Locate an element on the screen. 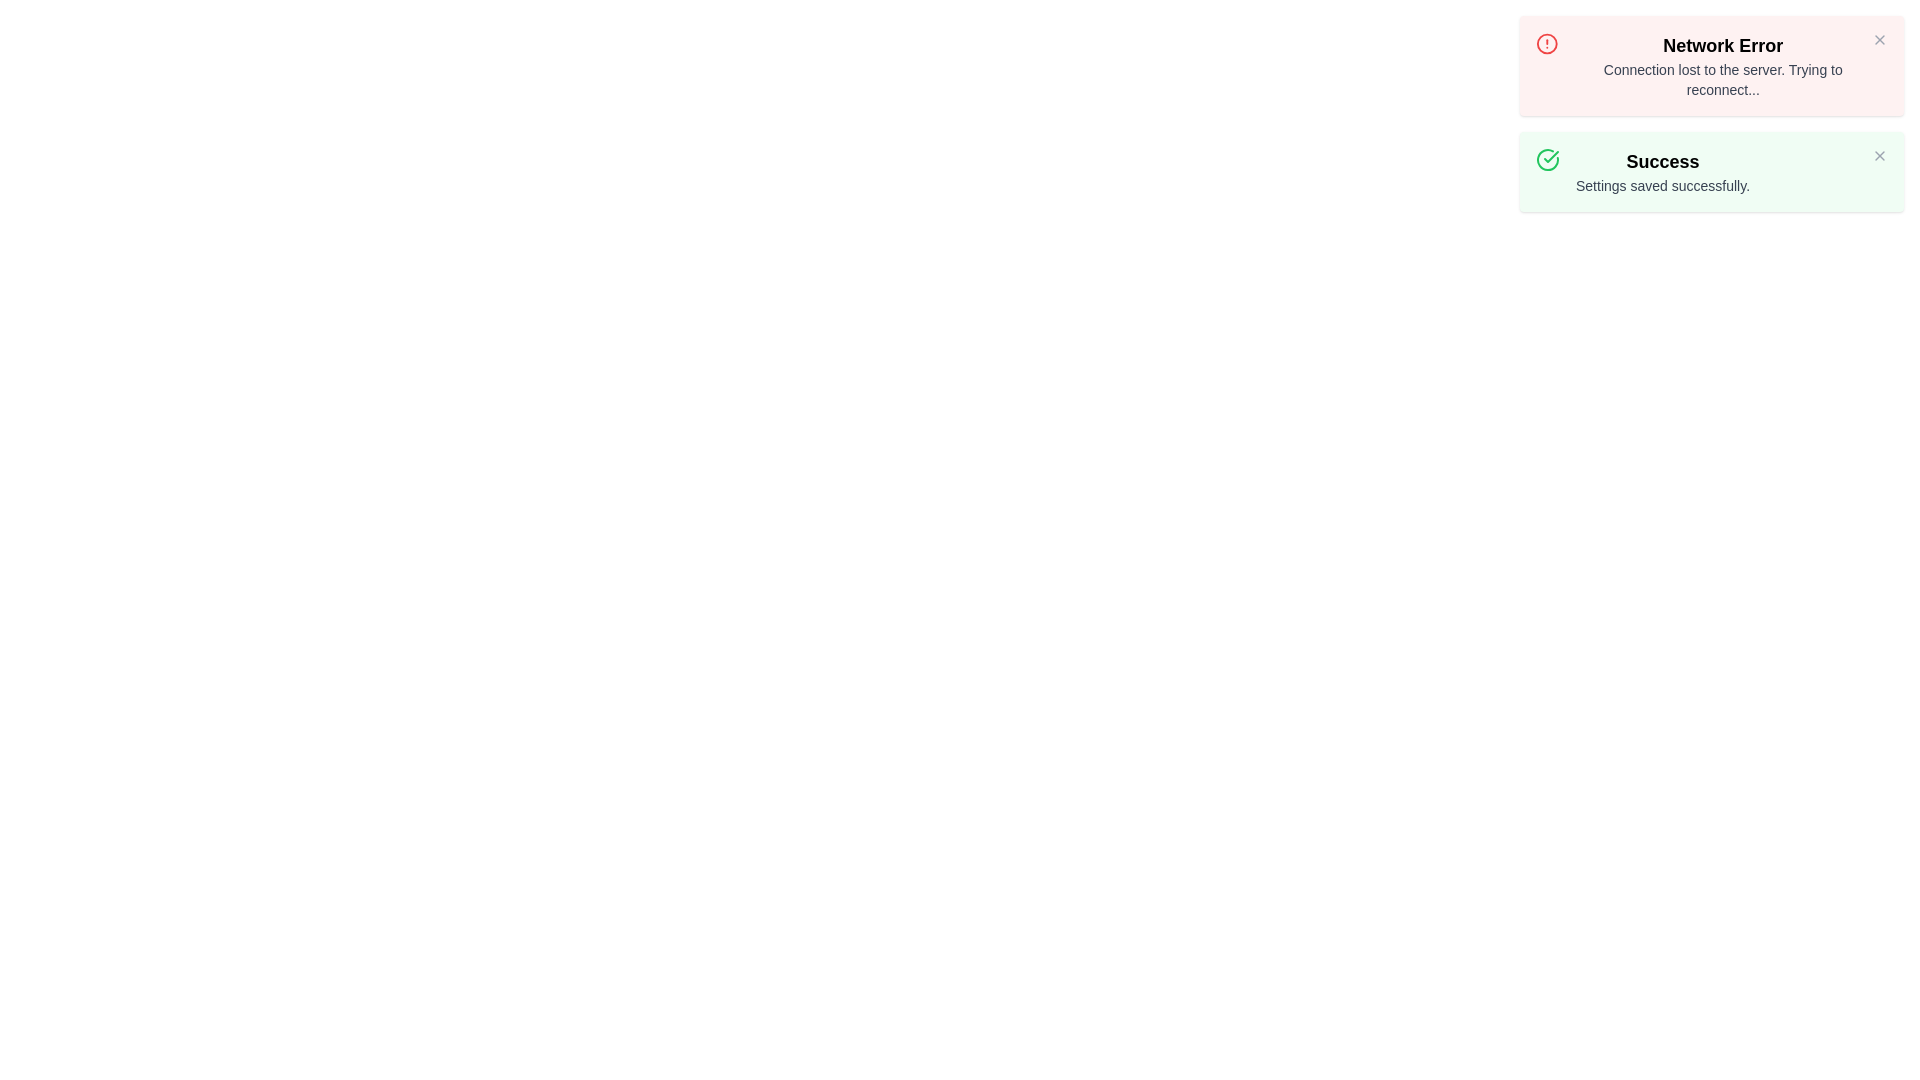 The image size is (1920, 1080). the 'X' button in the top-right corner of the green notification box is located at coordinates (1879, 154).